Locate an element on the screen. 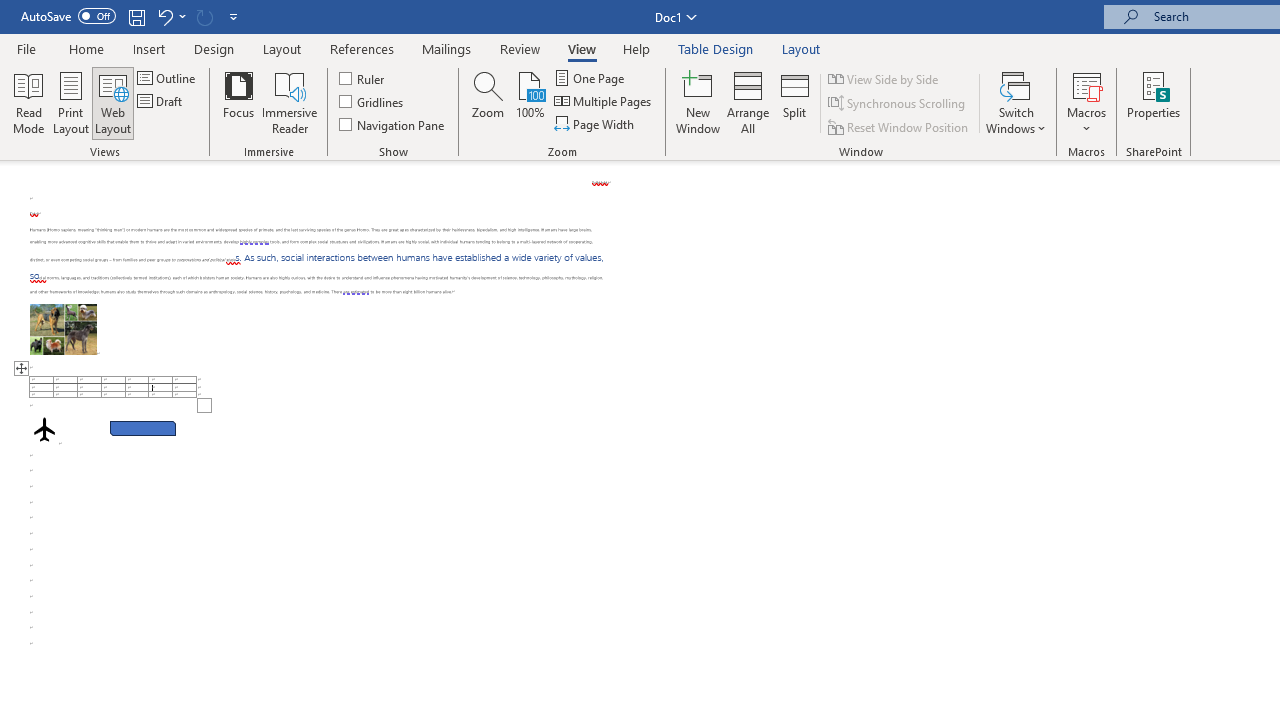 This screenshot has height=720, width=1280. 'More Options' is located at coordinates (1085, 121).